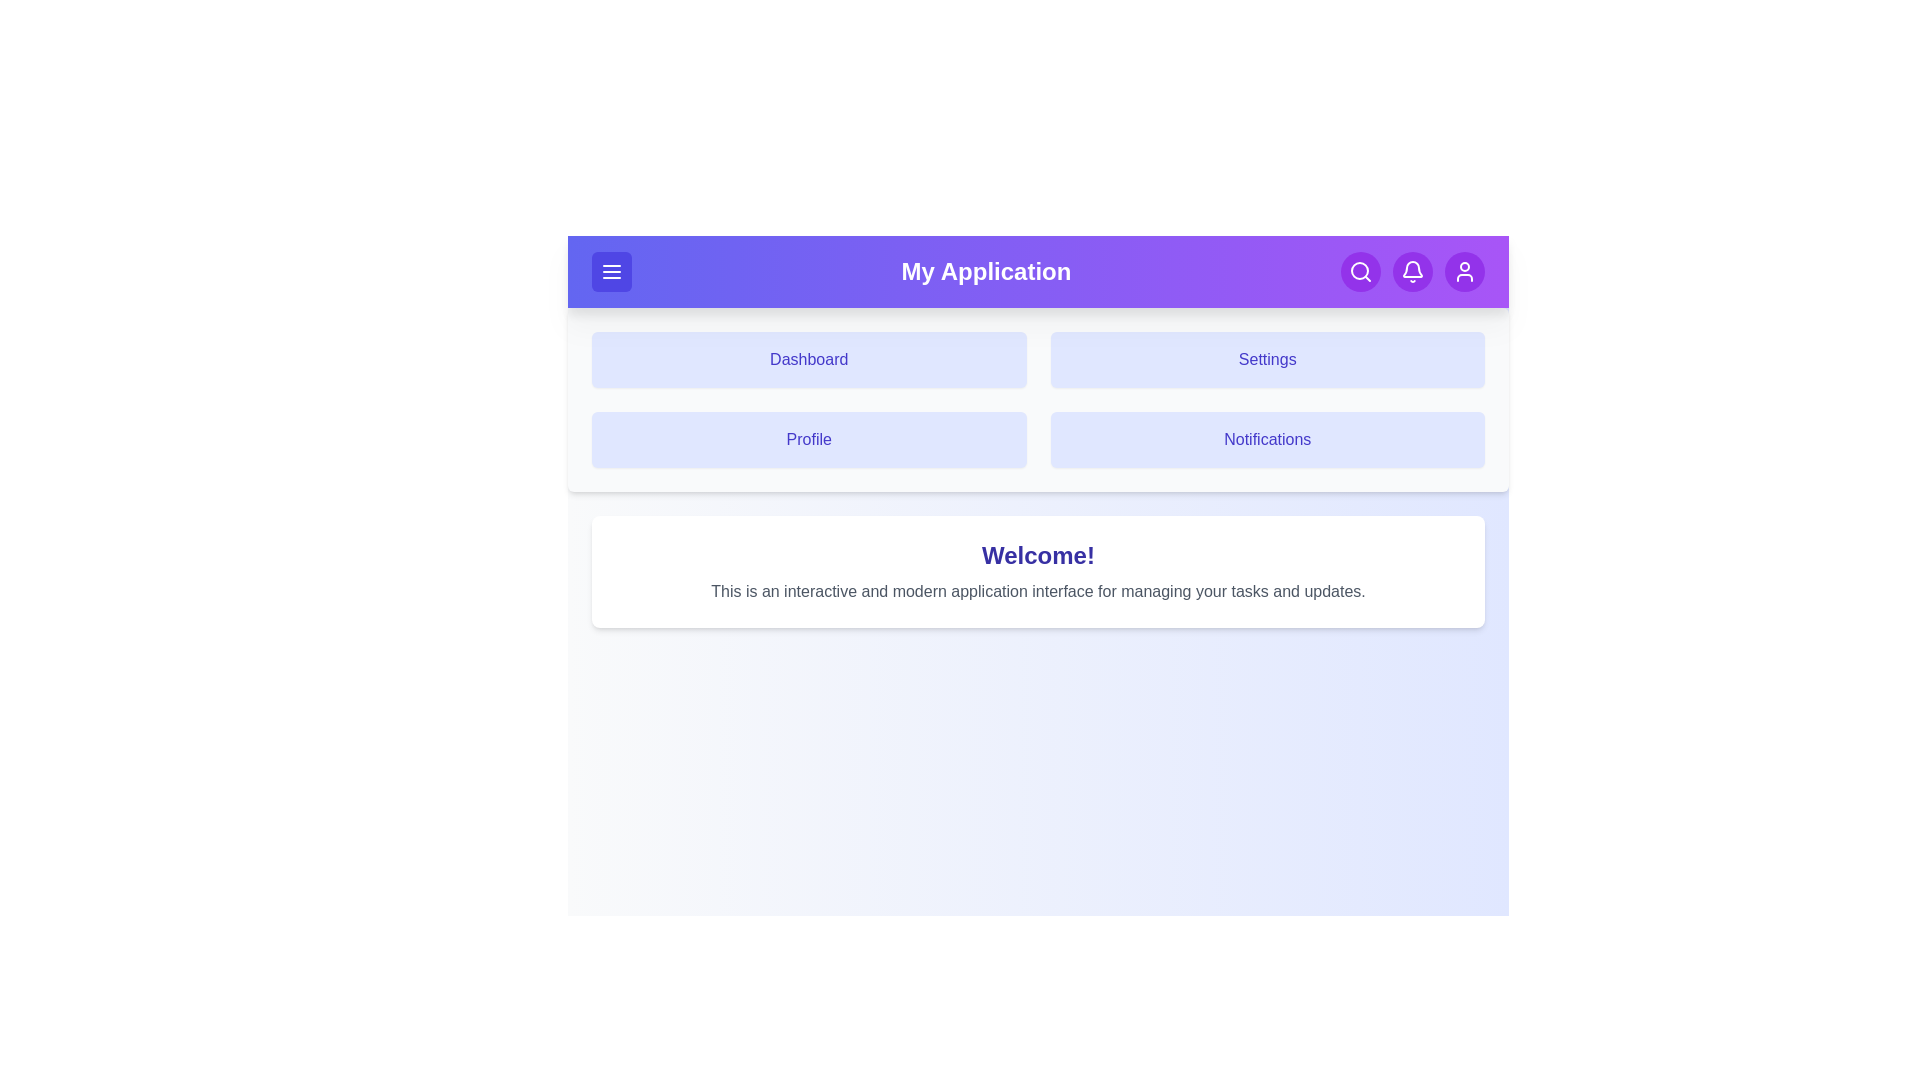 The image size is (1920, 1080). I want to click on menu toggle button to toggle the side menu visibility, so click(610, 272).